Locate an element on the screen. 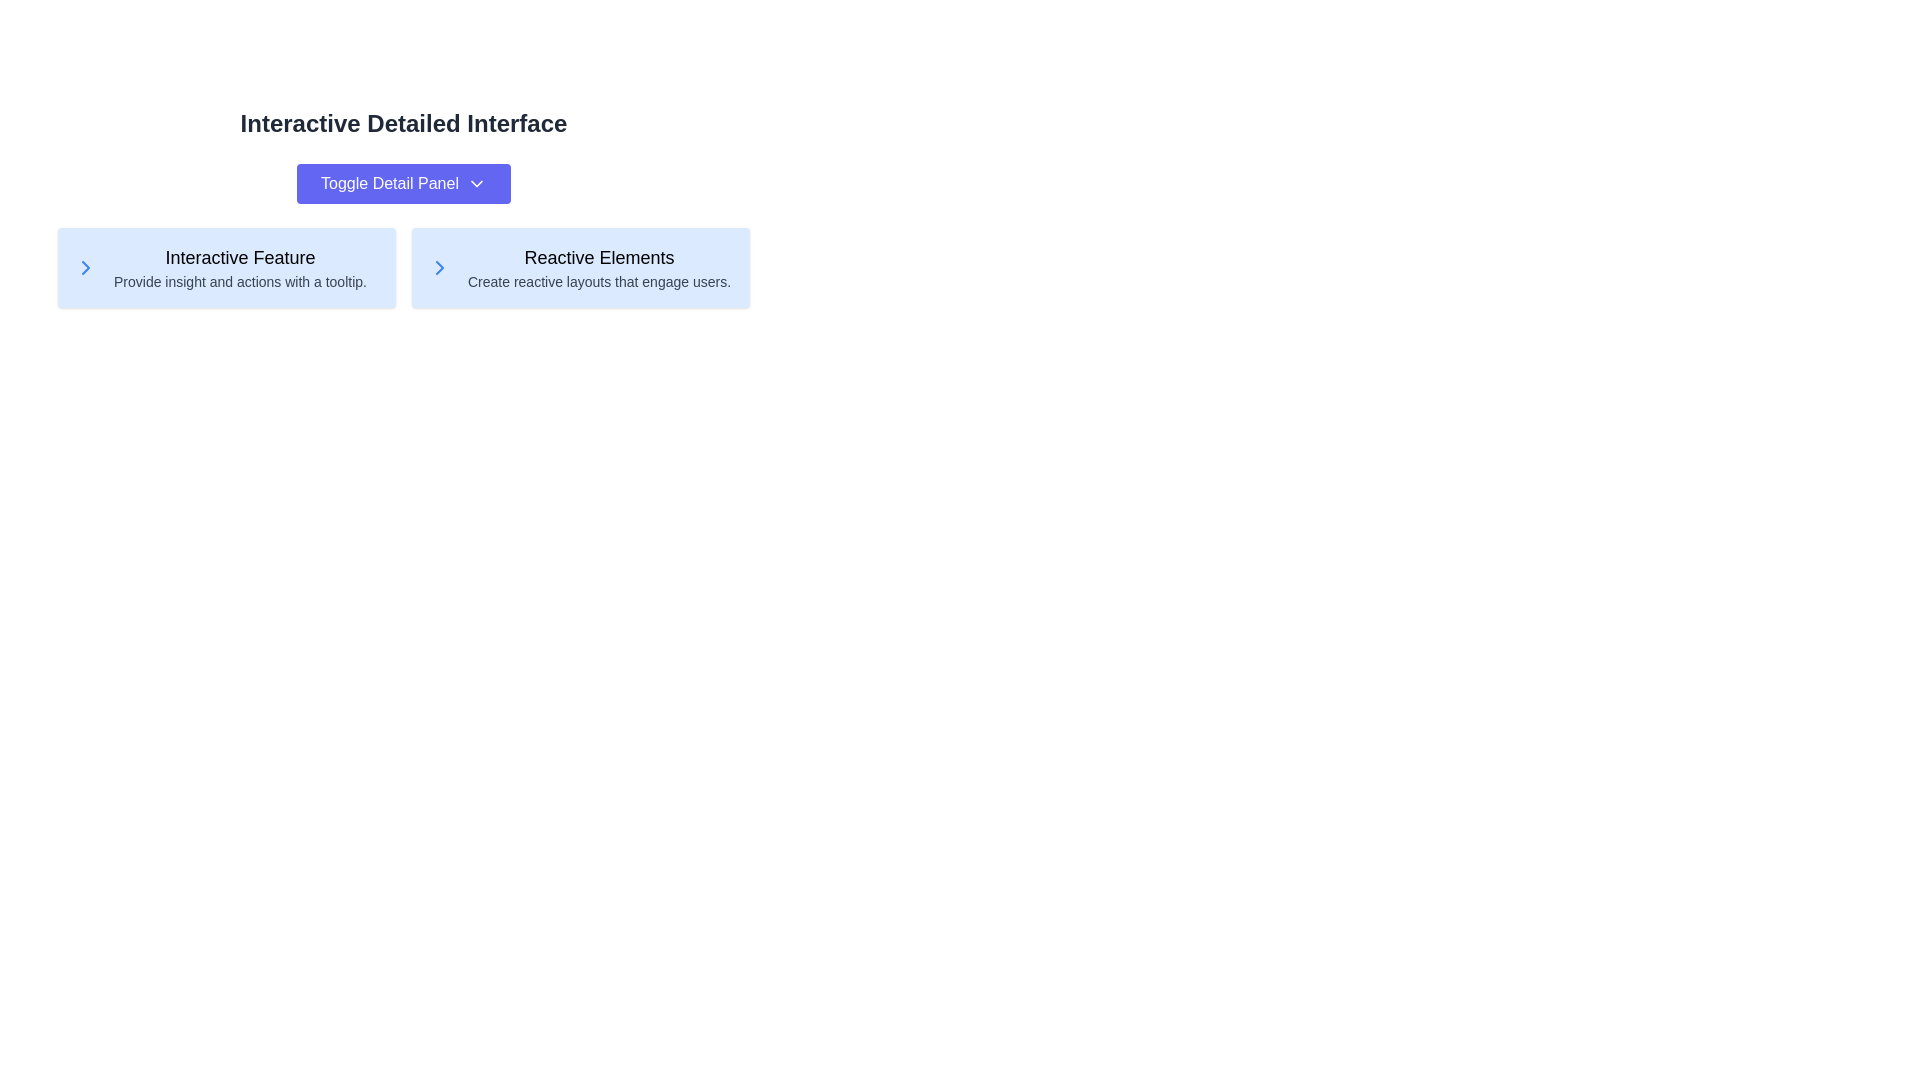 The width and height of the screenshot is (1920, 1080). descriptive and title text from the card-like UI component labeled 'Reactive Elements' which is the second in a horizontal row of similar components is located at coordinates (598, 266).